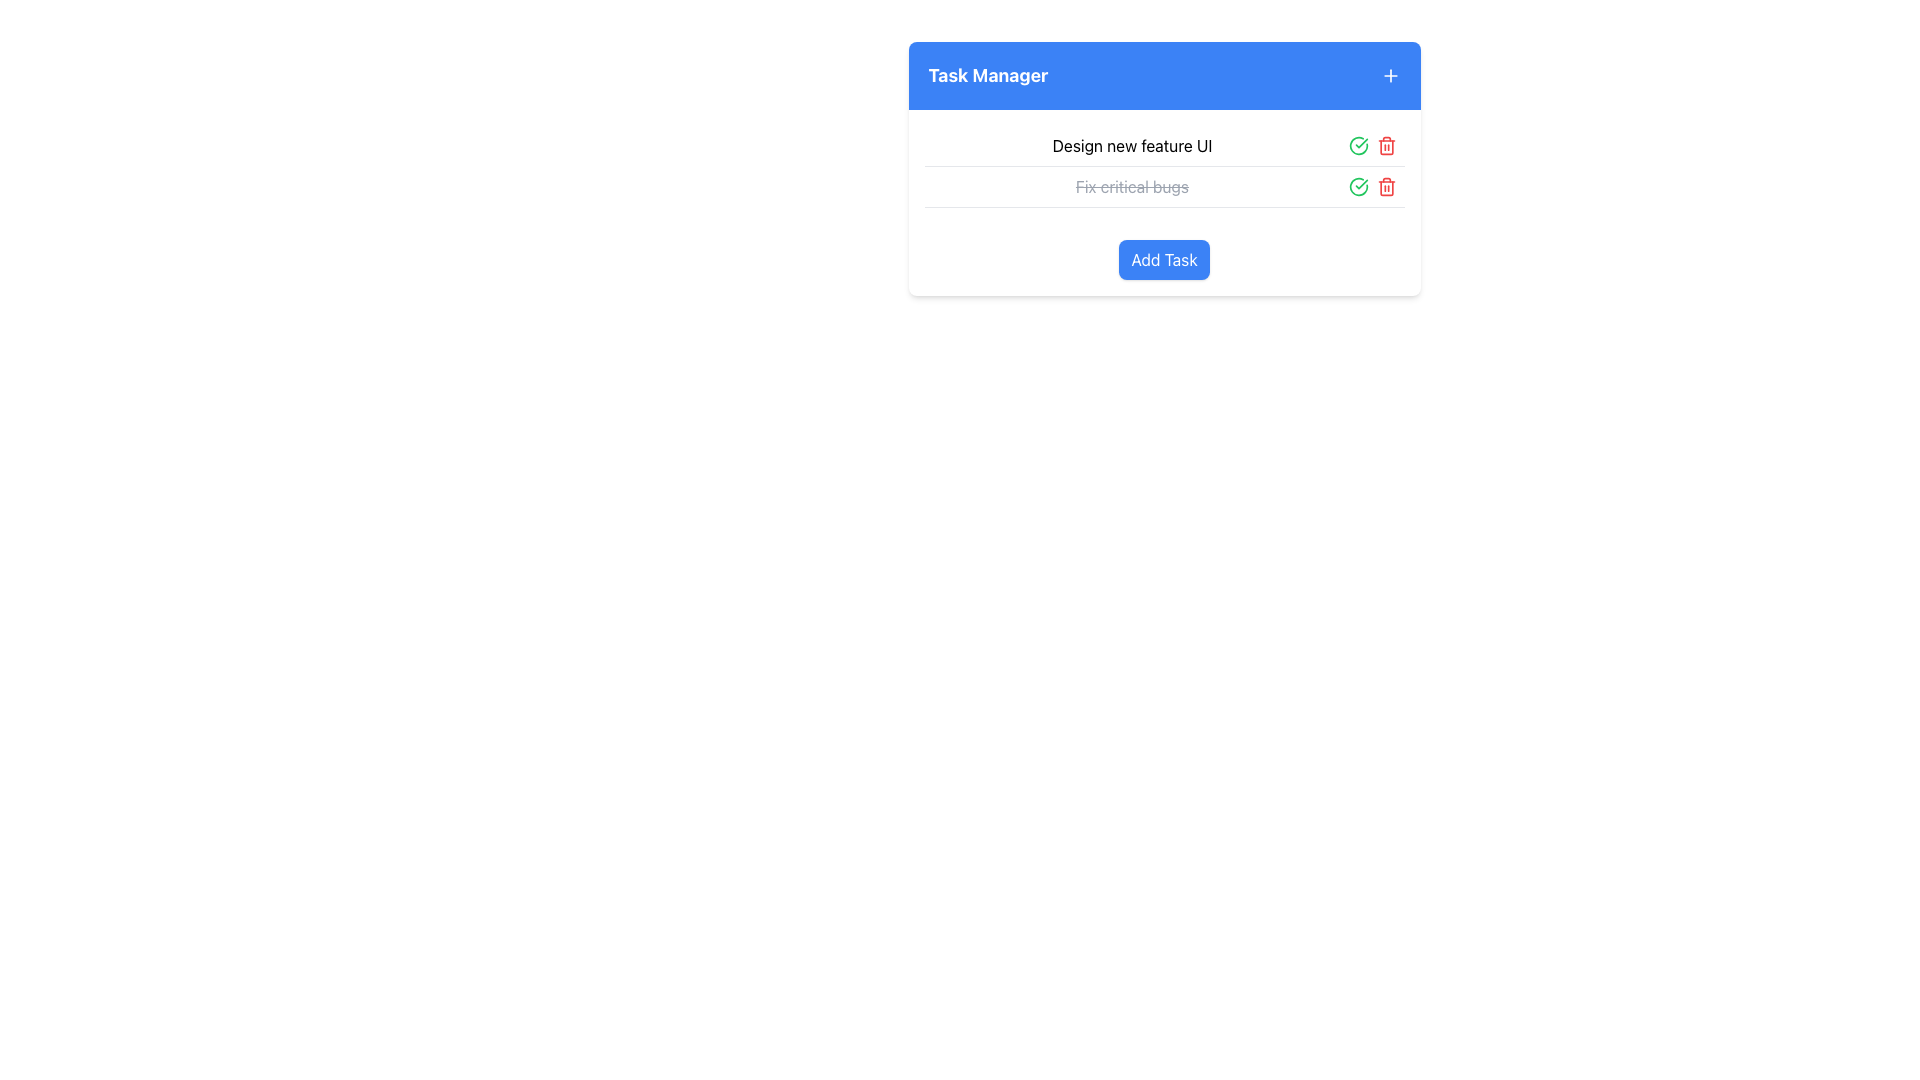 The width and height of the screenshot is (1920, 1080). Describe the element at coordinates (1358, 186) in the screenshot. I see `the task completion button located in the second row of the task manager interface` at that location.